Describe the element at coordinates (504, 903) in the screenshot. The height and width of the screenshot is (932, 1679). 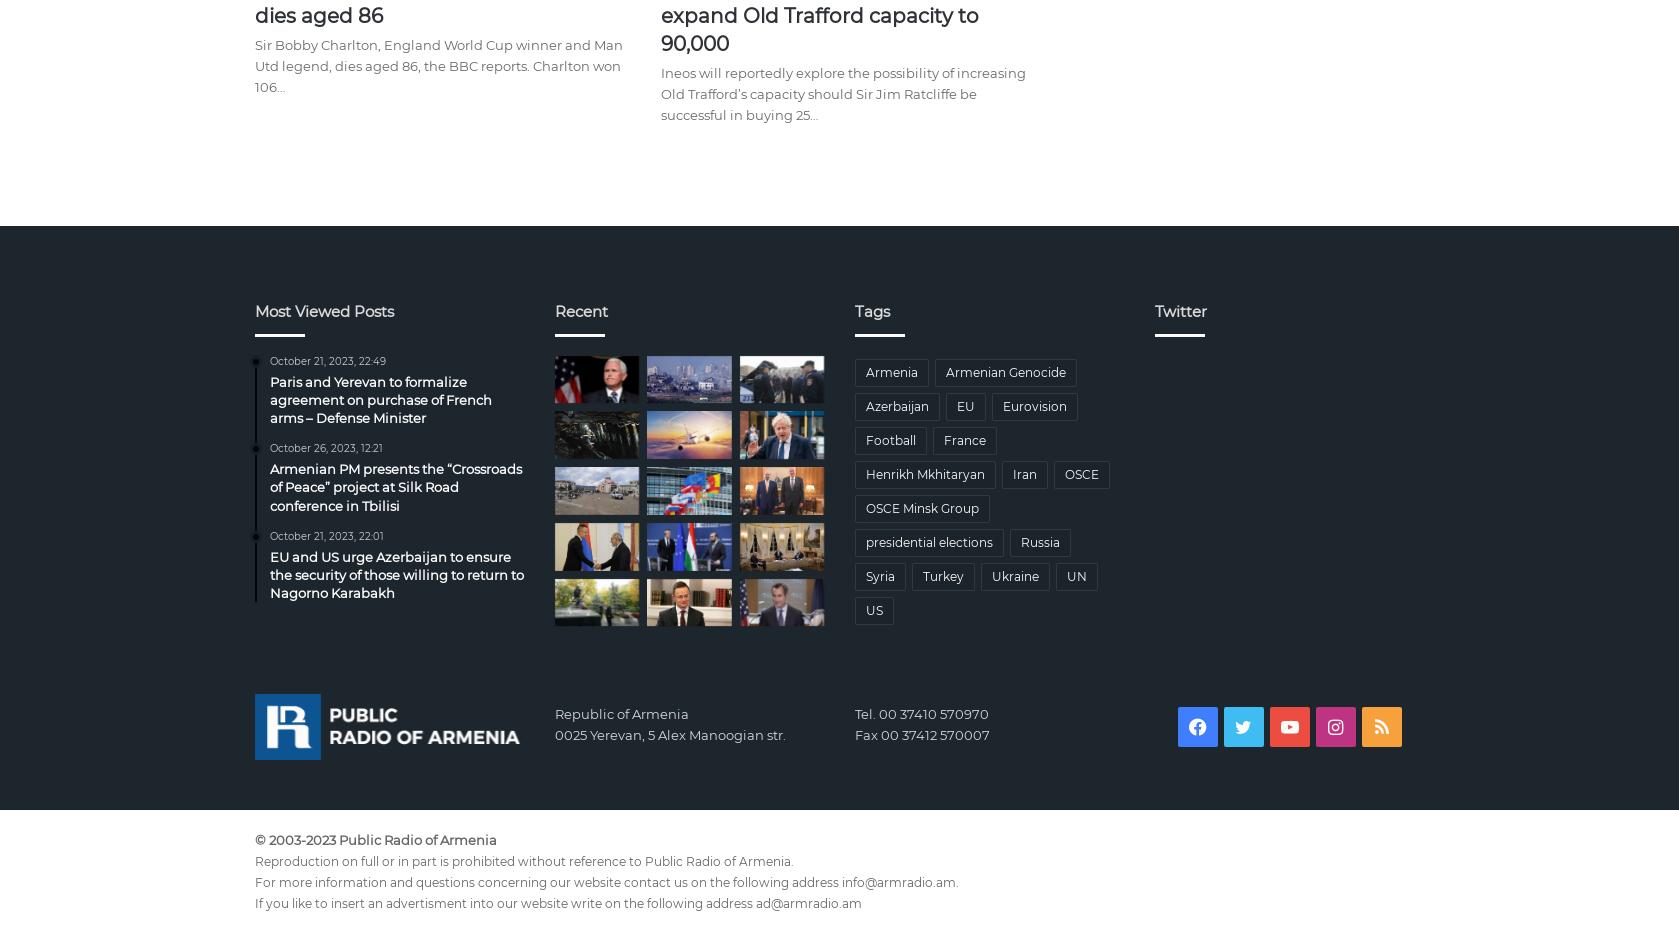
I see `'If you like to insert an advertisment into our website write on the following address'` at that location.